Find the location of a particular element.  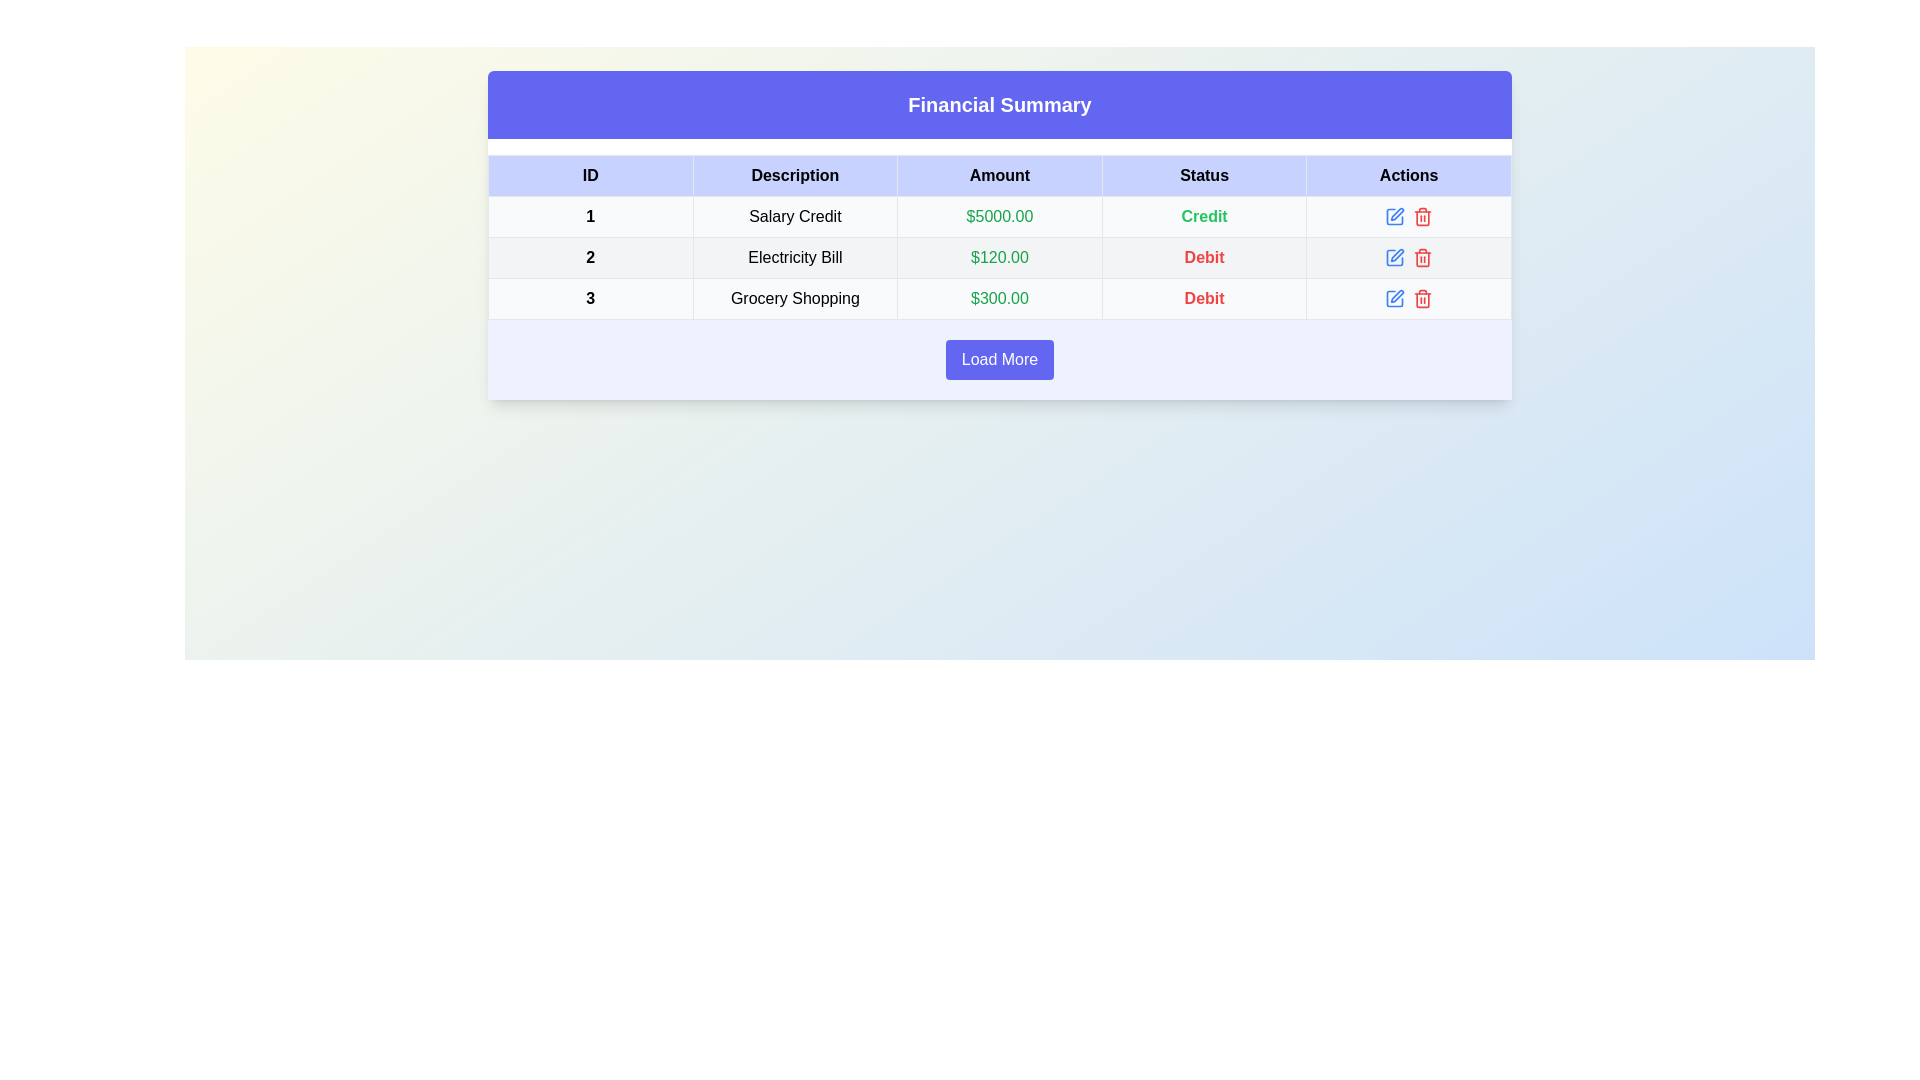

the text label displaying 'Electricity Bill' located in the second row of the table under the 'Description' header is located at coordinates (794, 257).